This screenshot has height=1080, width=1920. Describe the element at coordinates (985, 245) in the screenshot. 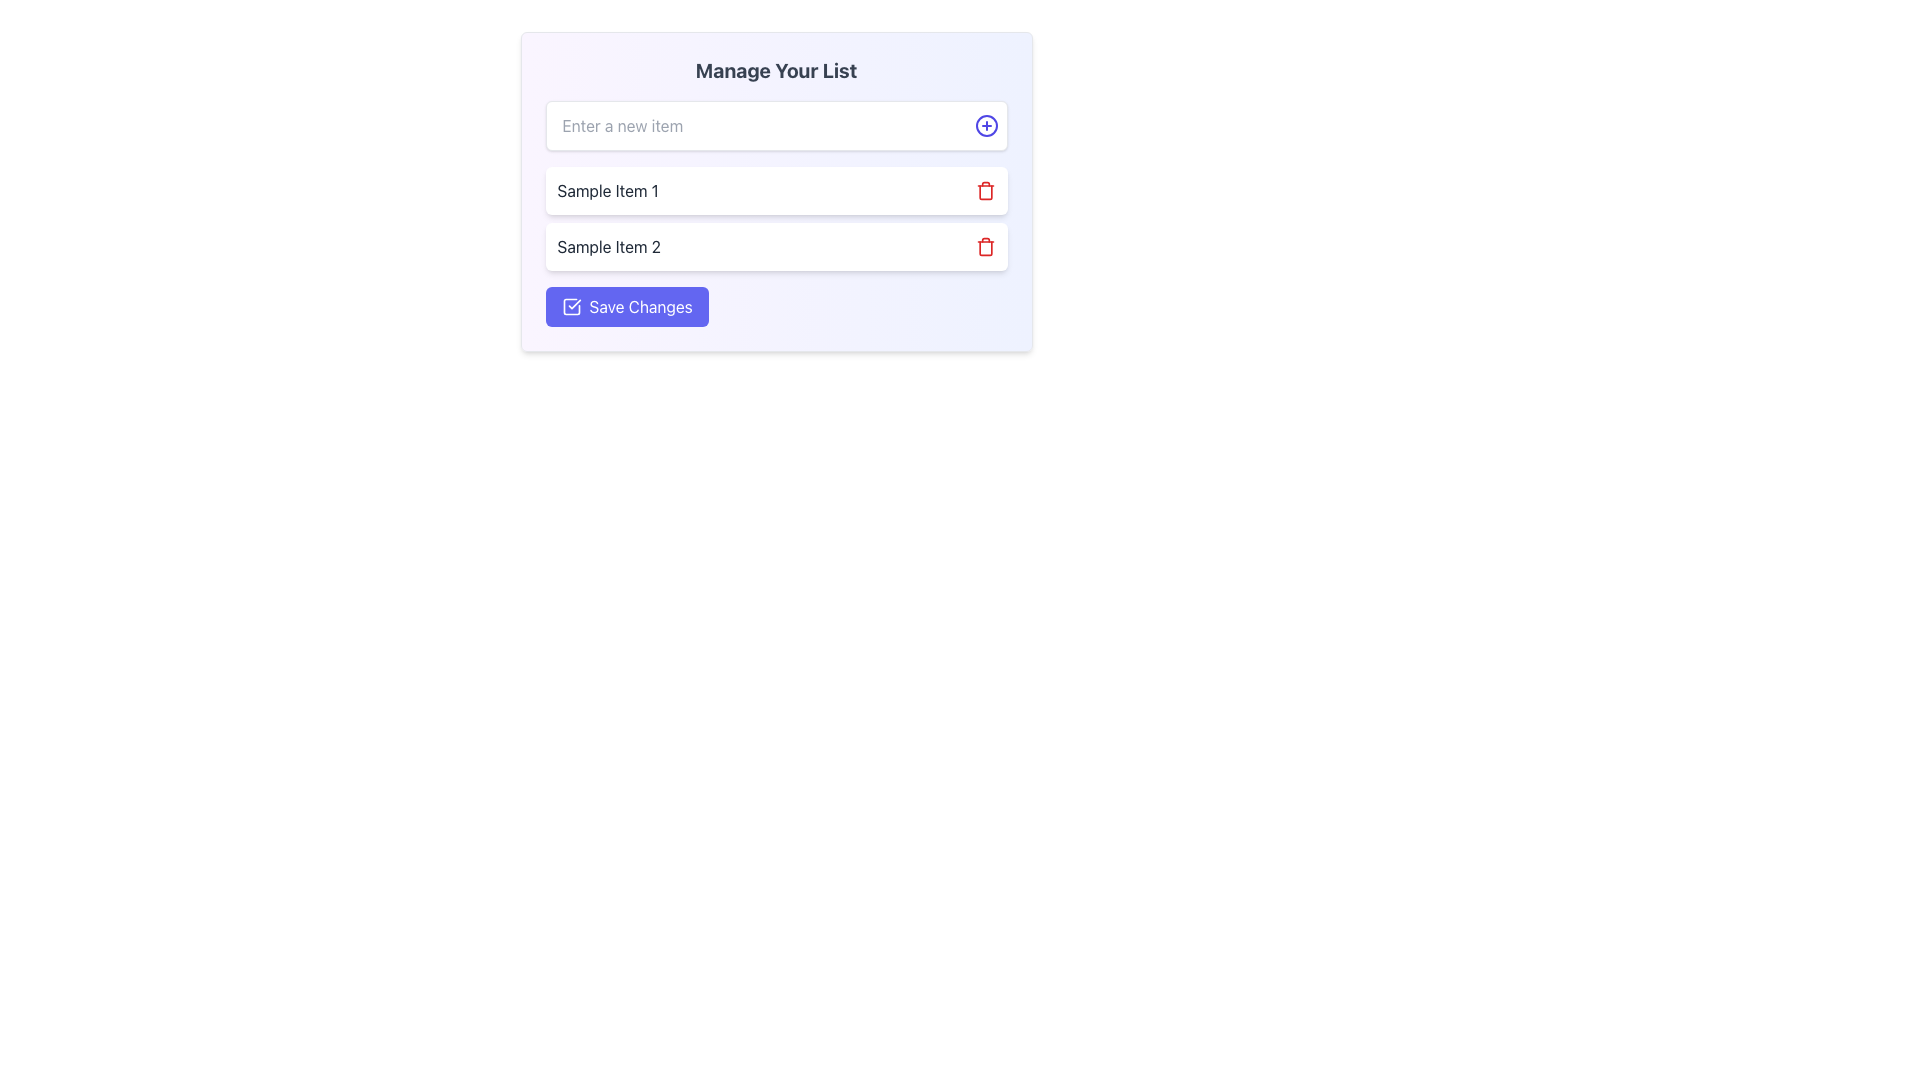

I see `the red trash icon located at the far-right end of the second list item 'Sample Item 2'` at that location.